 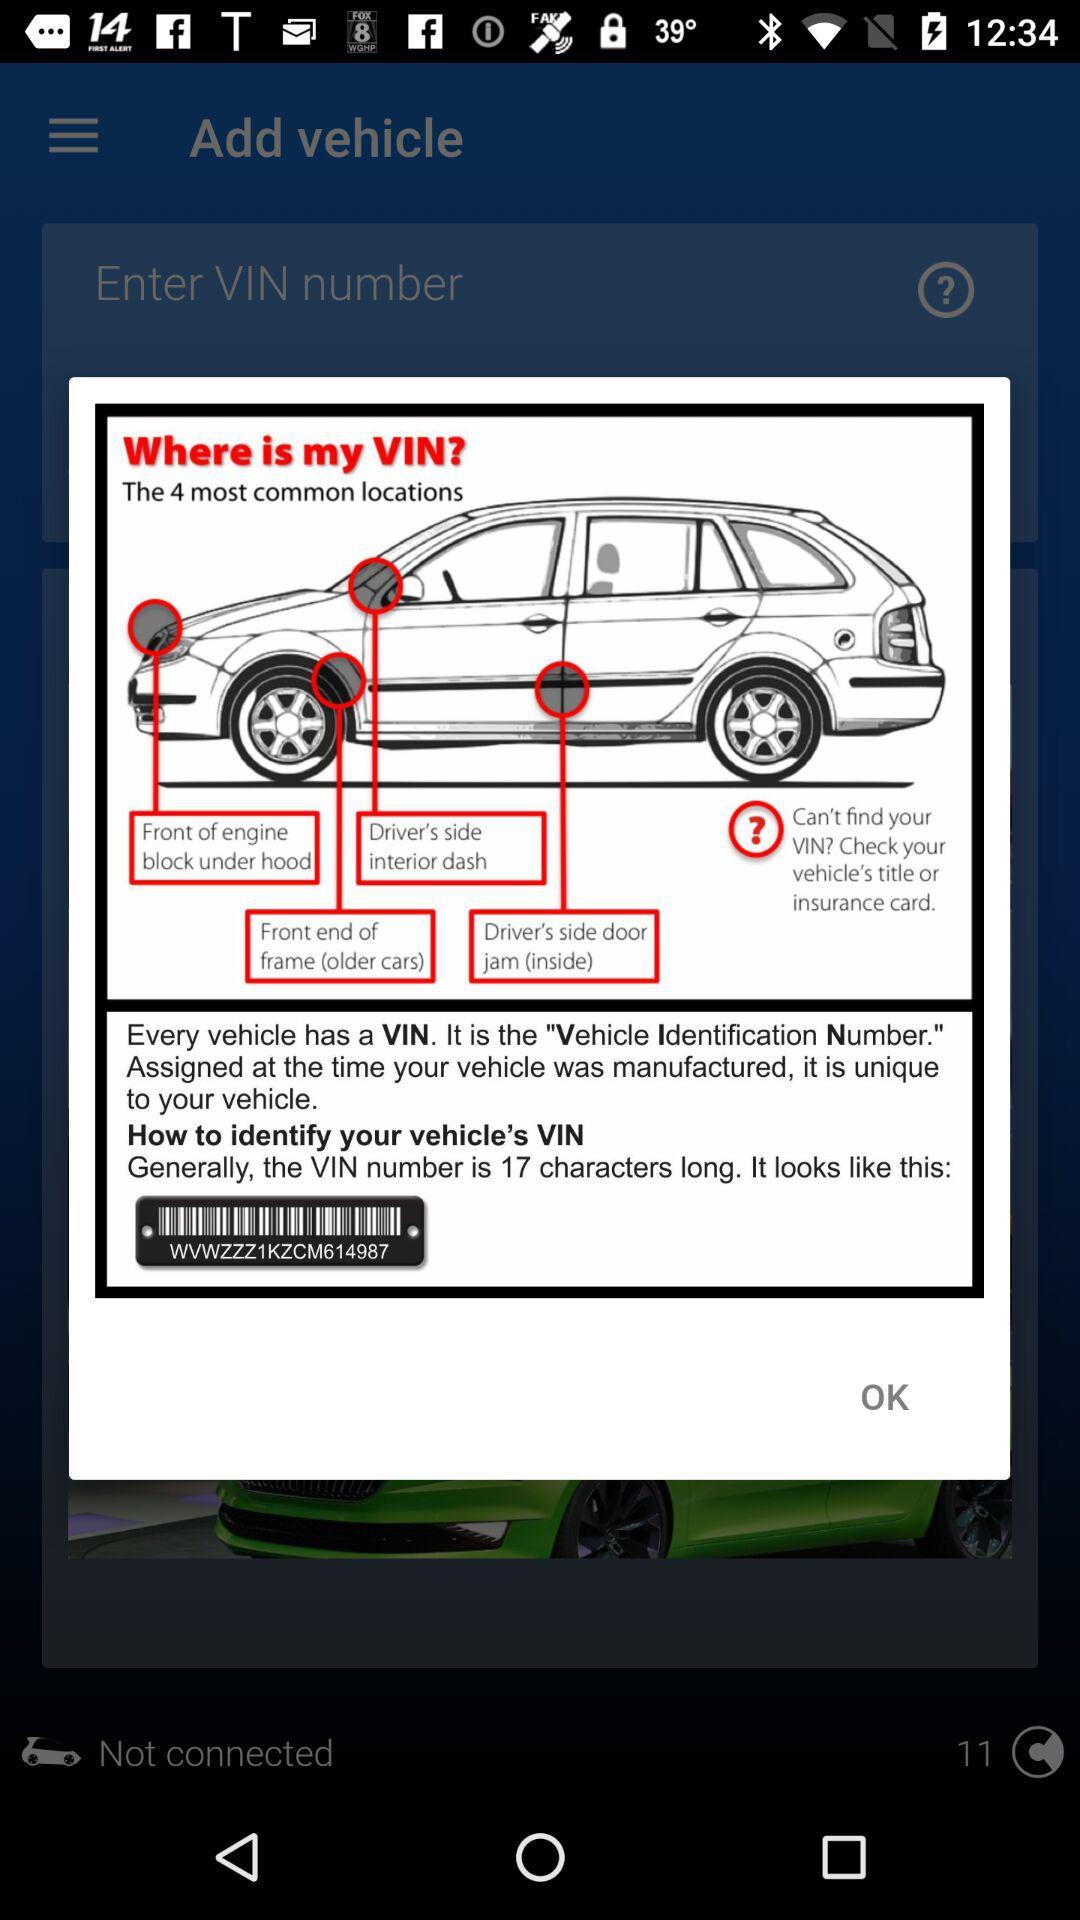 I want to click on ok icon, so click(x=883, y=1394).